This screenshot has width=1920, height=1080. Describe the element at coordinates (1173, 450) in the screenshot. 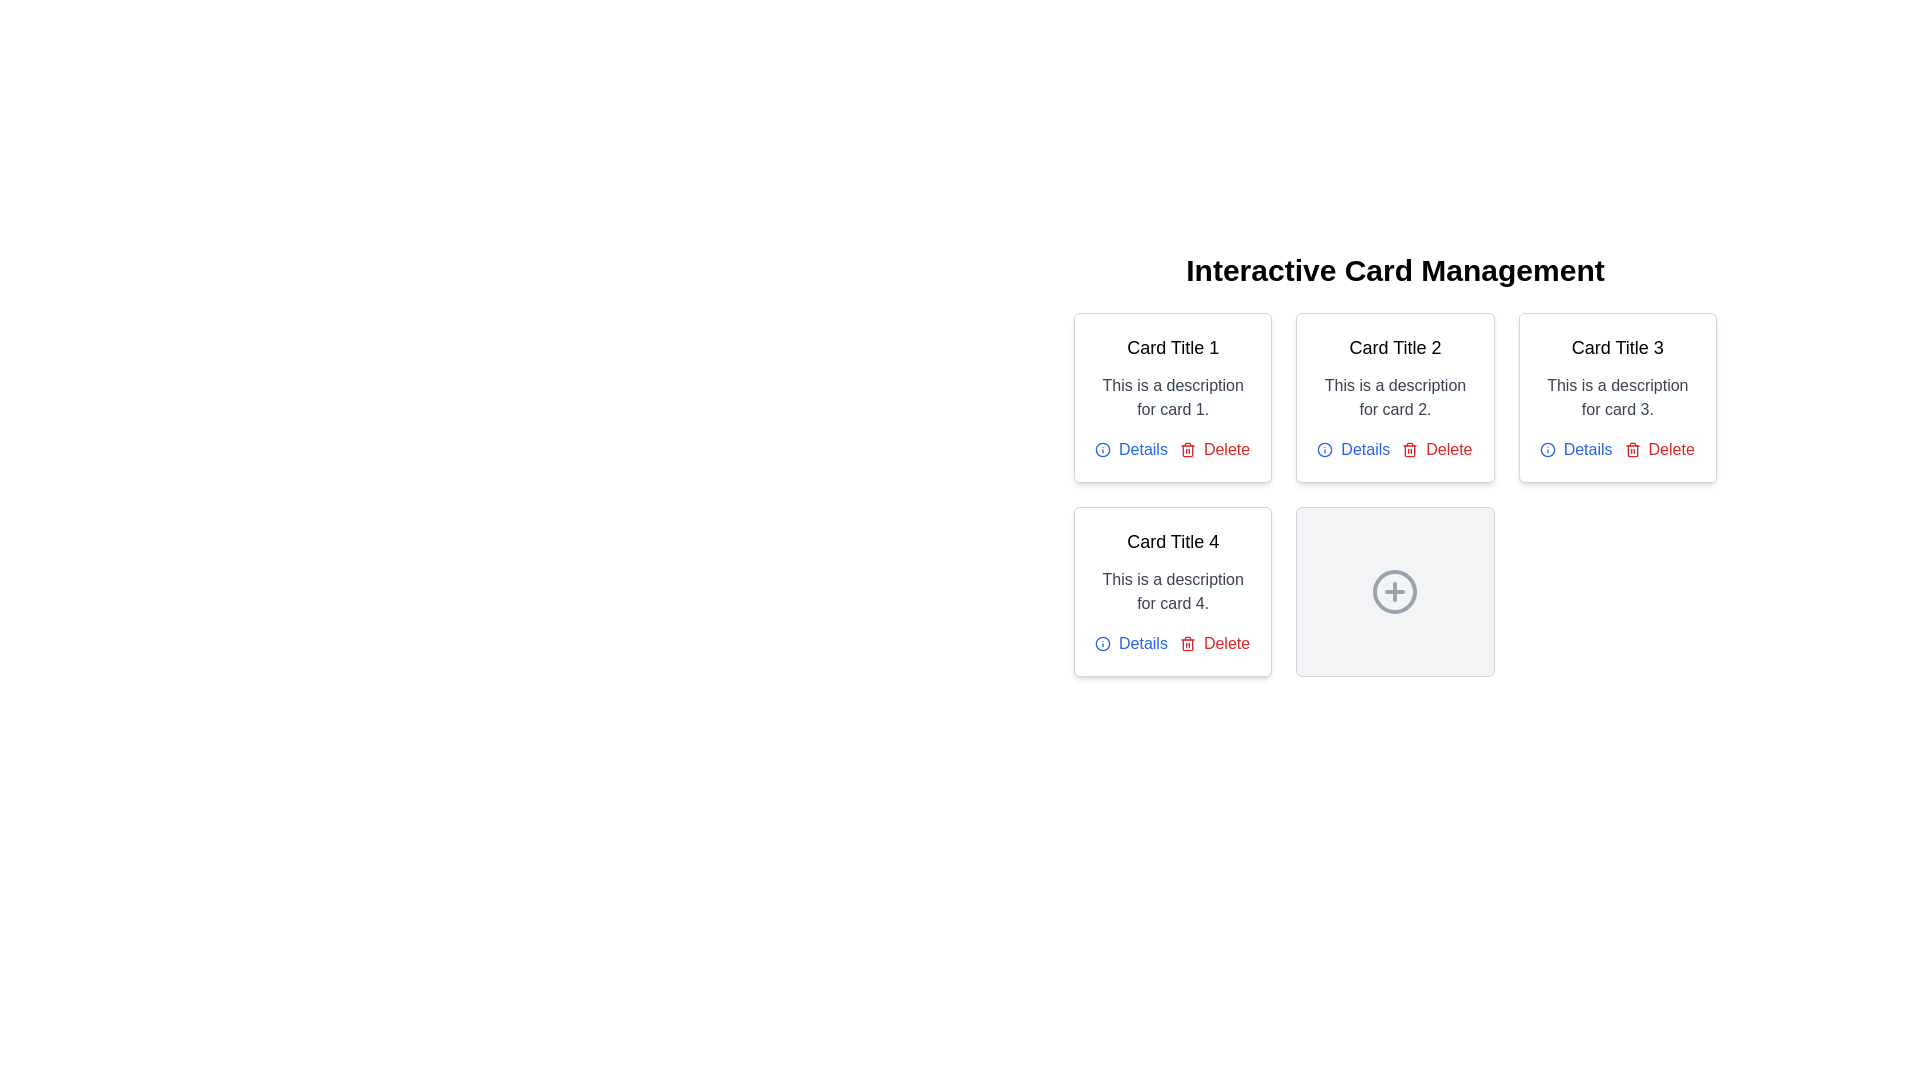

I see `the 'Details' link located at the bottom of the card titled 'Card Title 1'` at that location.